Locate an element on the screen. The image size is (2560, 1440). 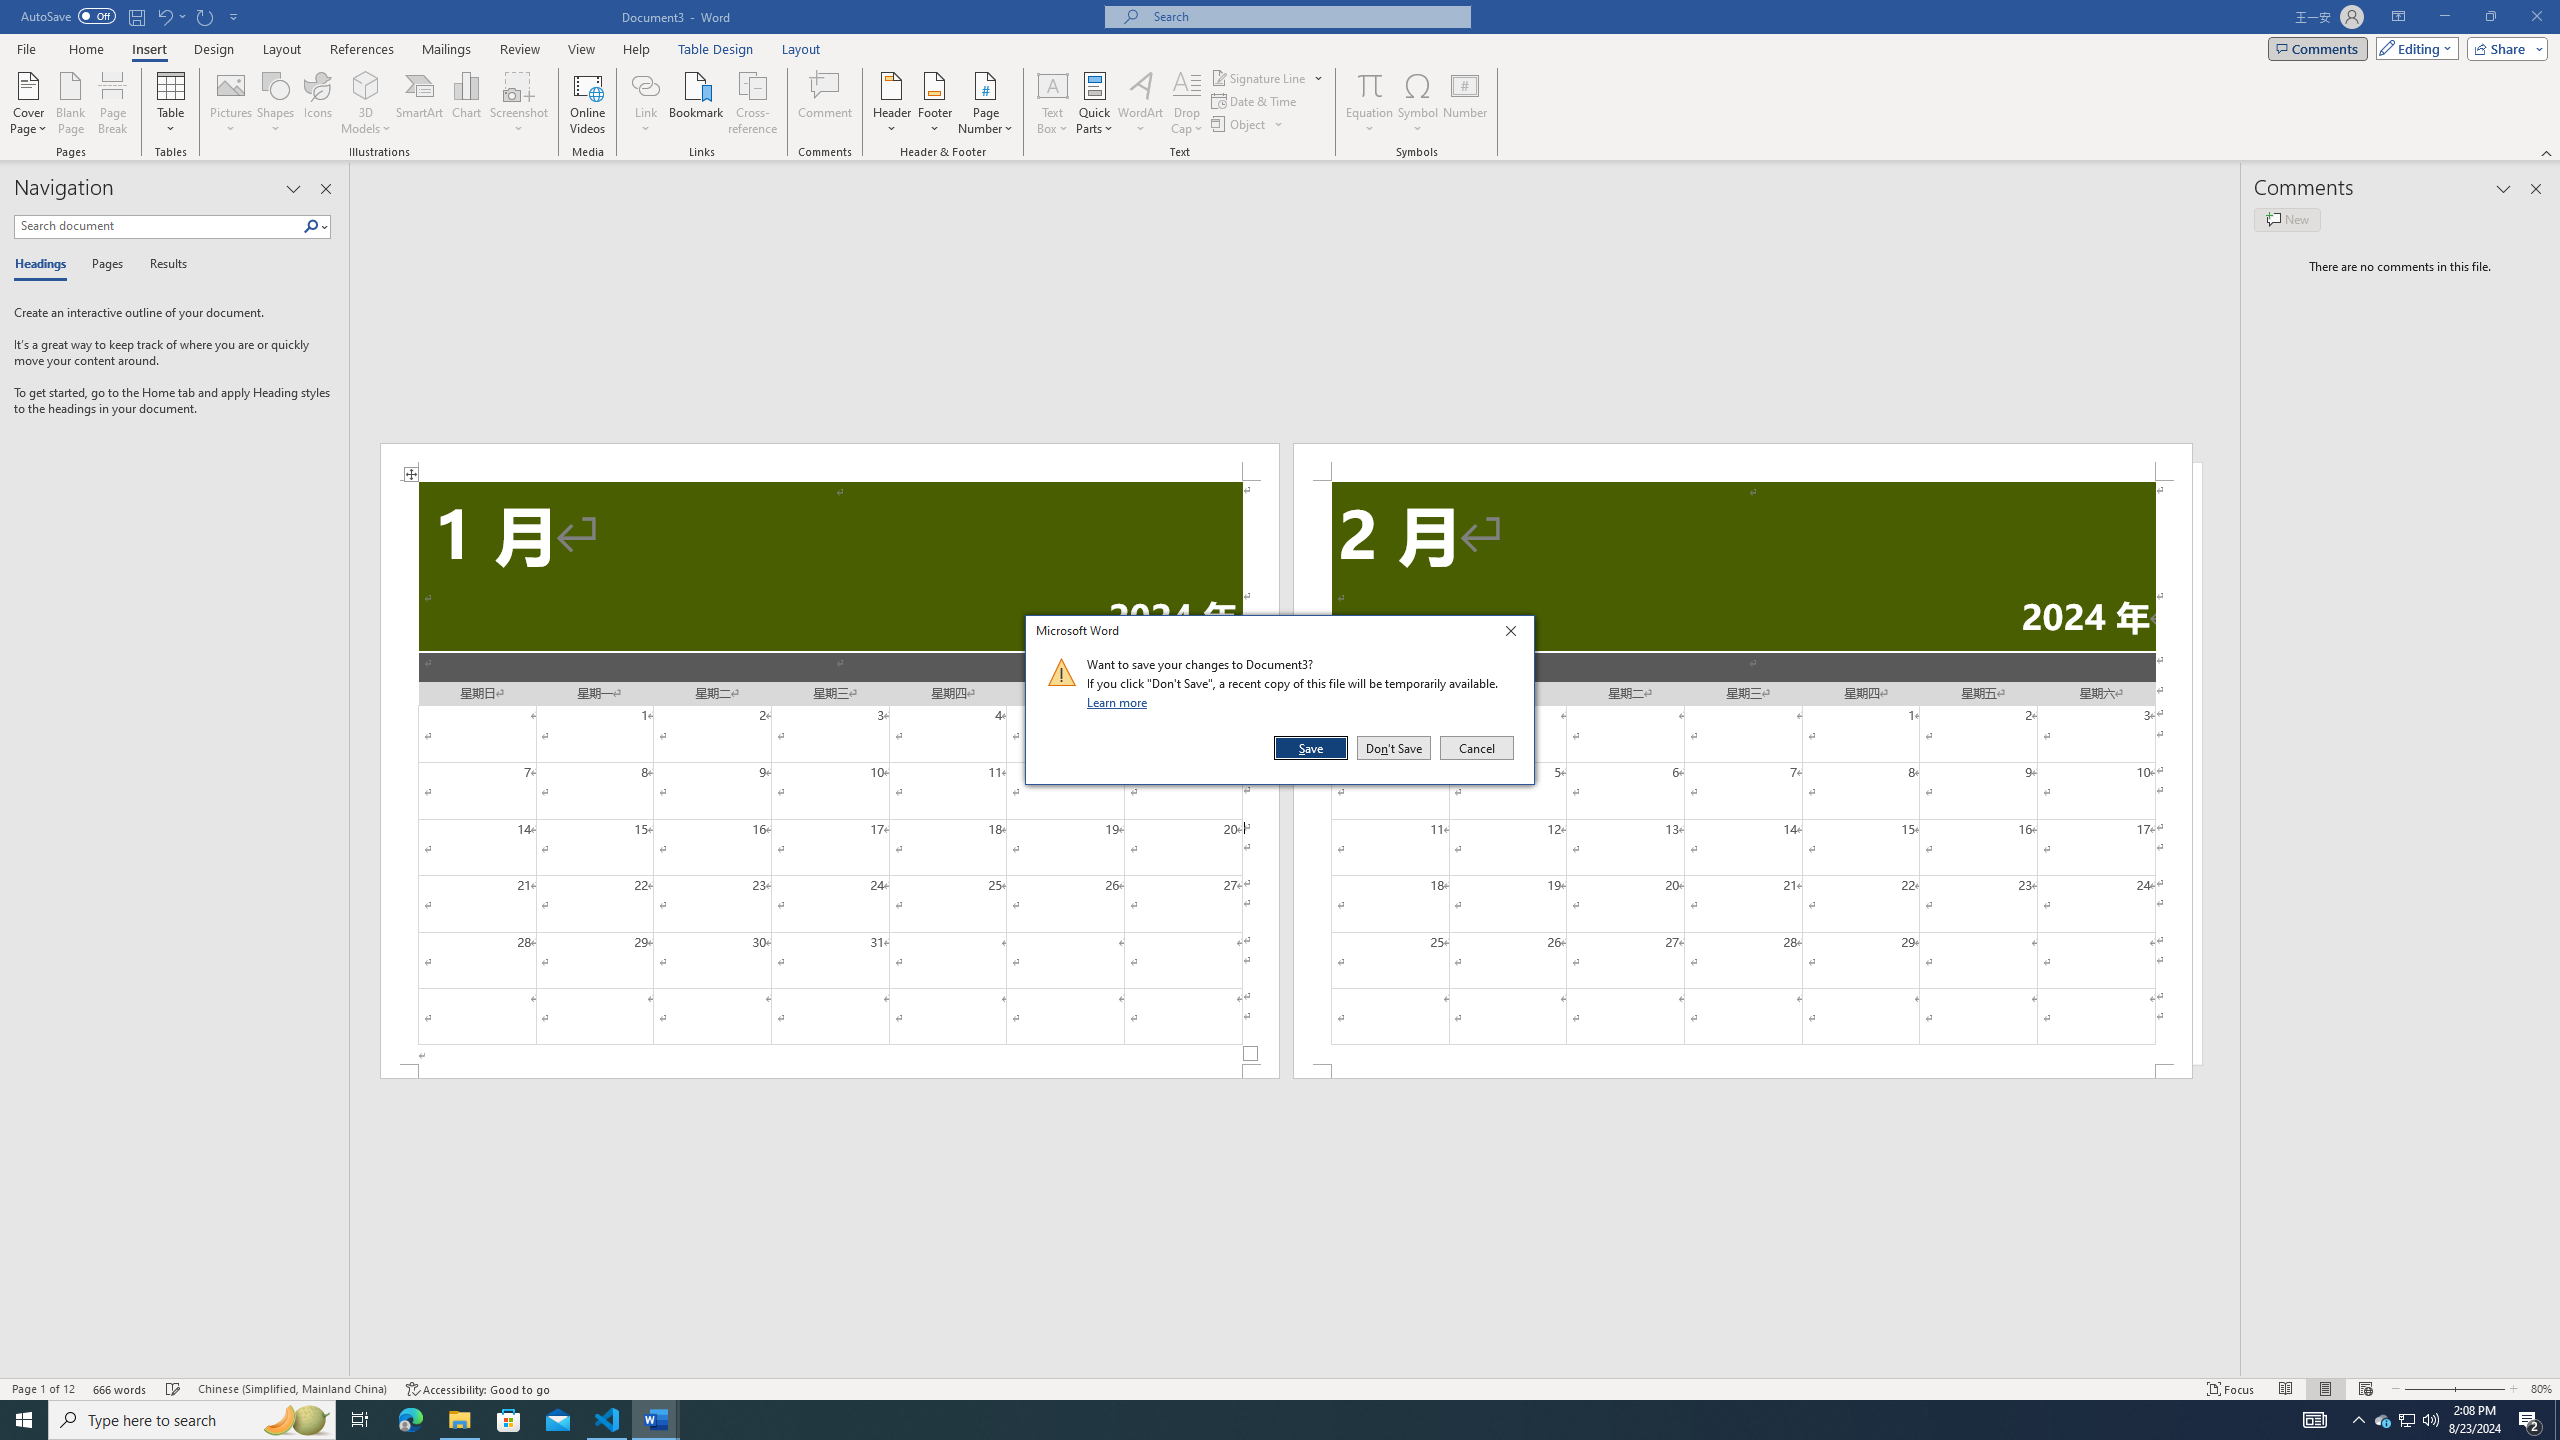
'Web Layout' is located at coordinates (2364, 1389).